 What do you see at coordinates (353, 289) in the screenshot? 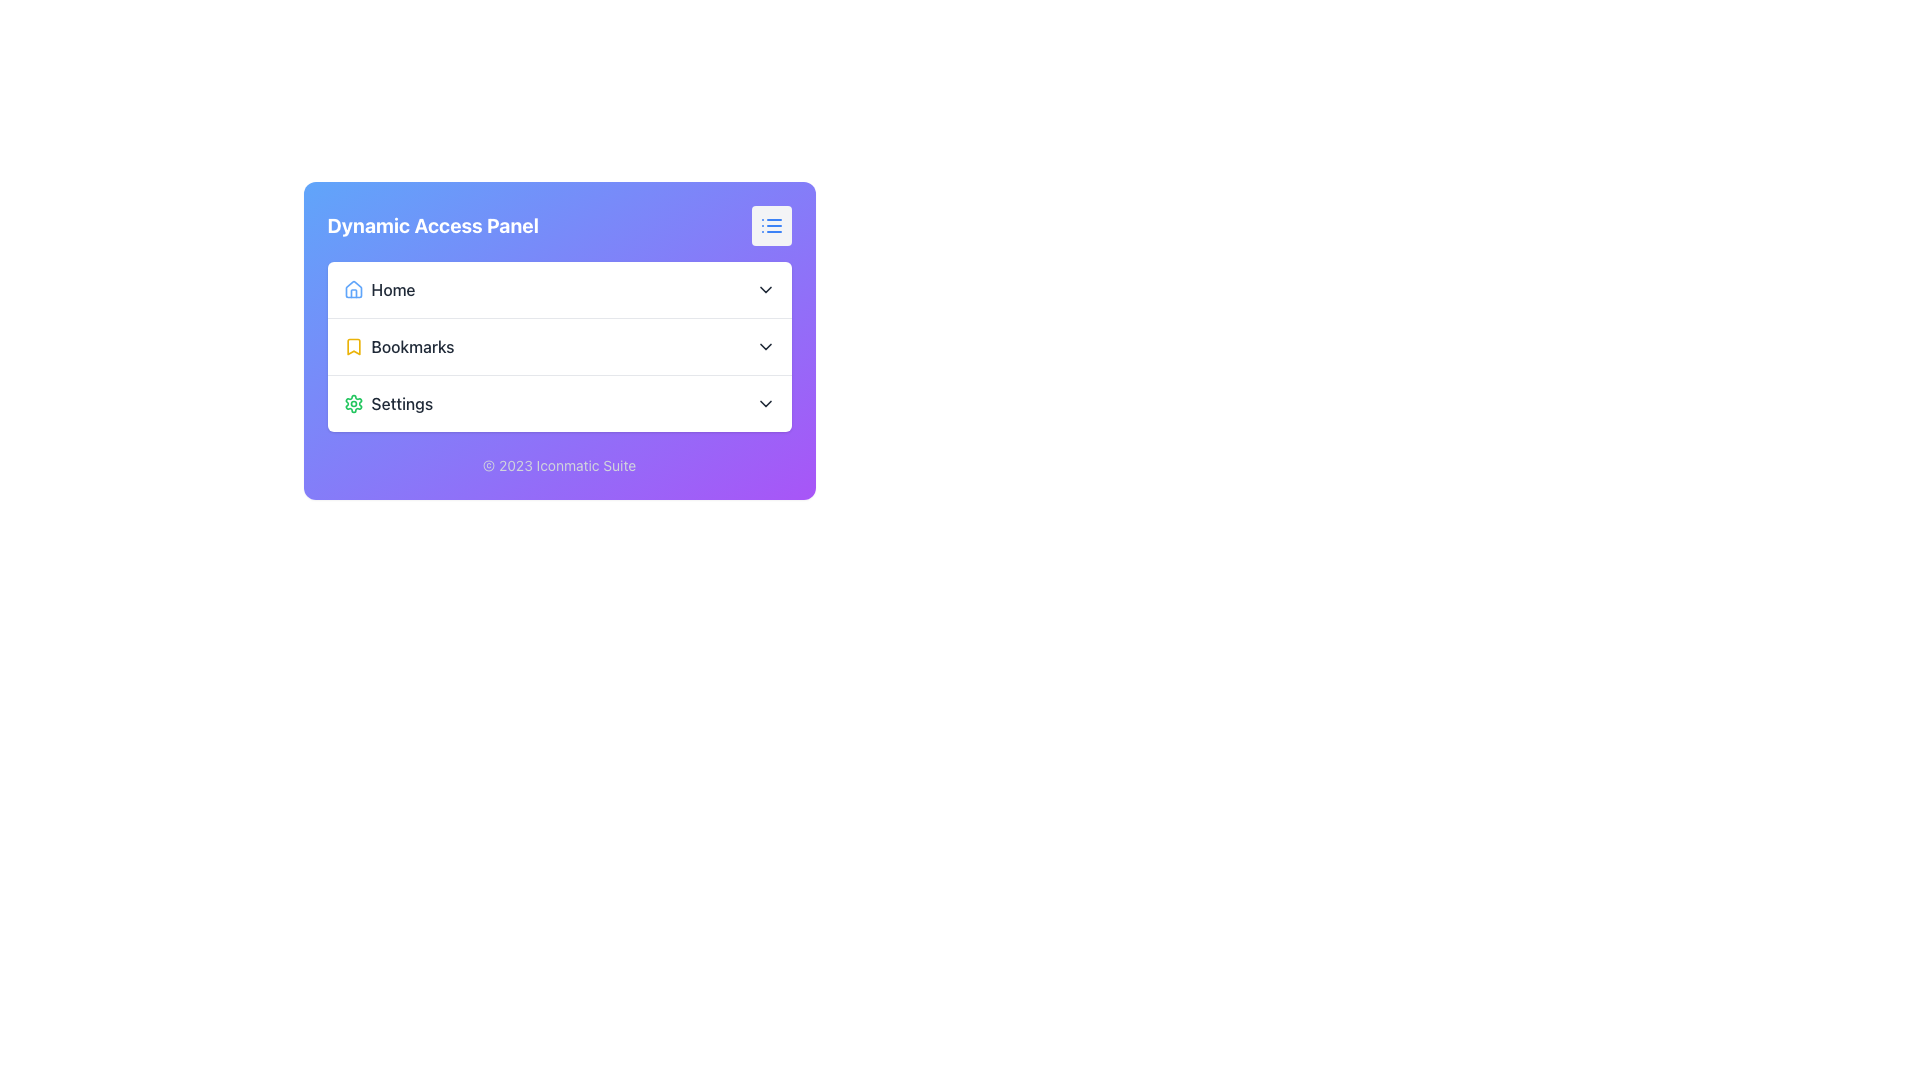
I see `the Home icon in the menu, which is located to the left of the 'Home' text and is the first element in the primary list of the menu` at bounding box center [353, 289].